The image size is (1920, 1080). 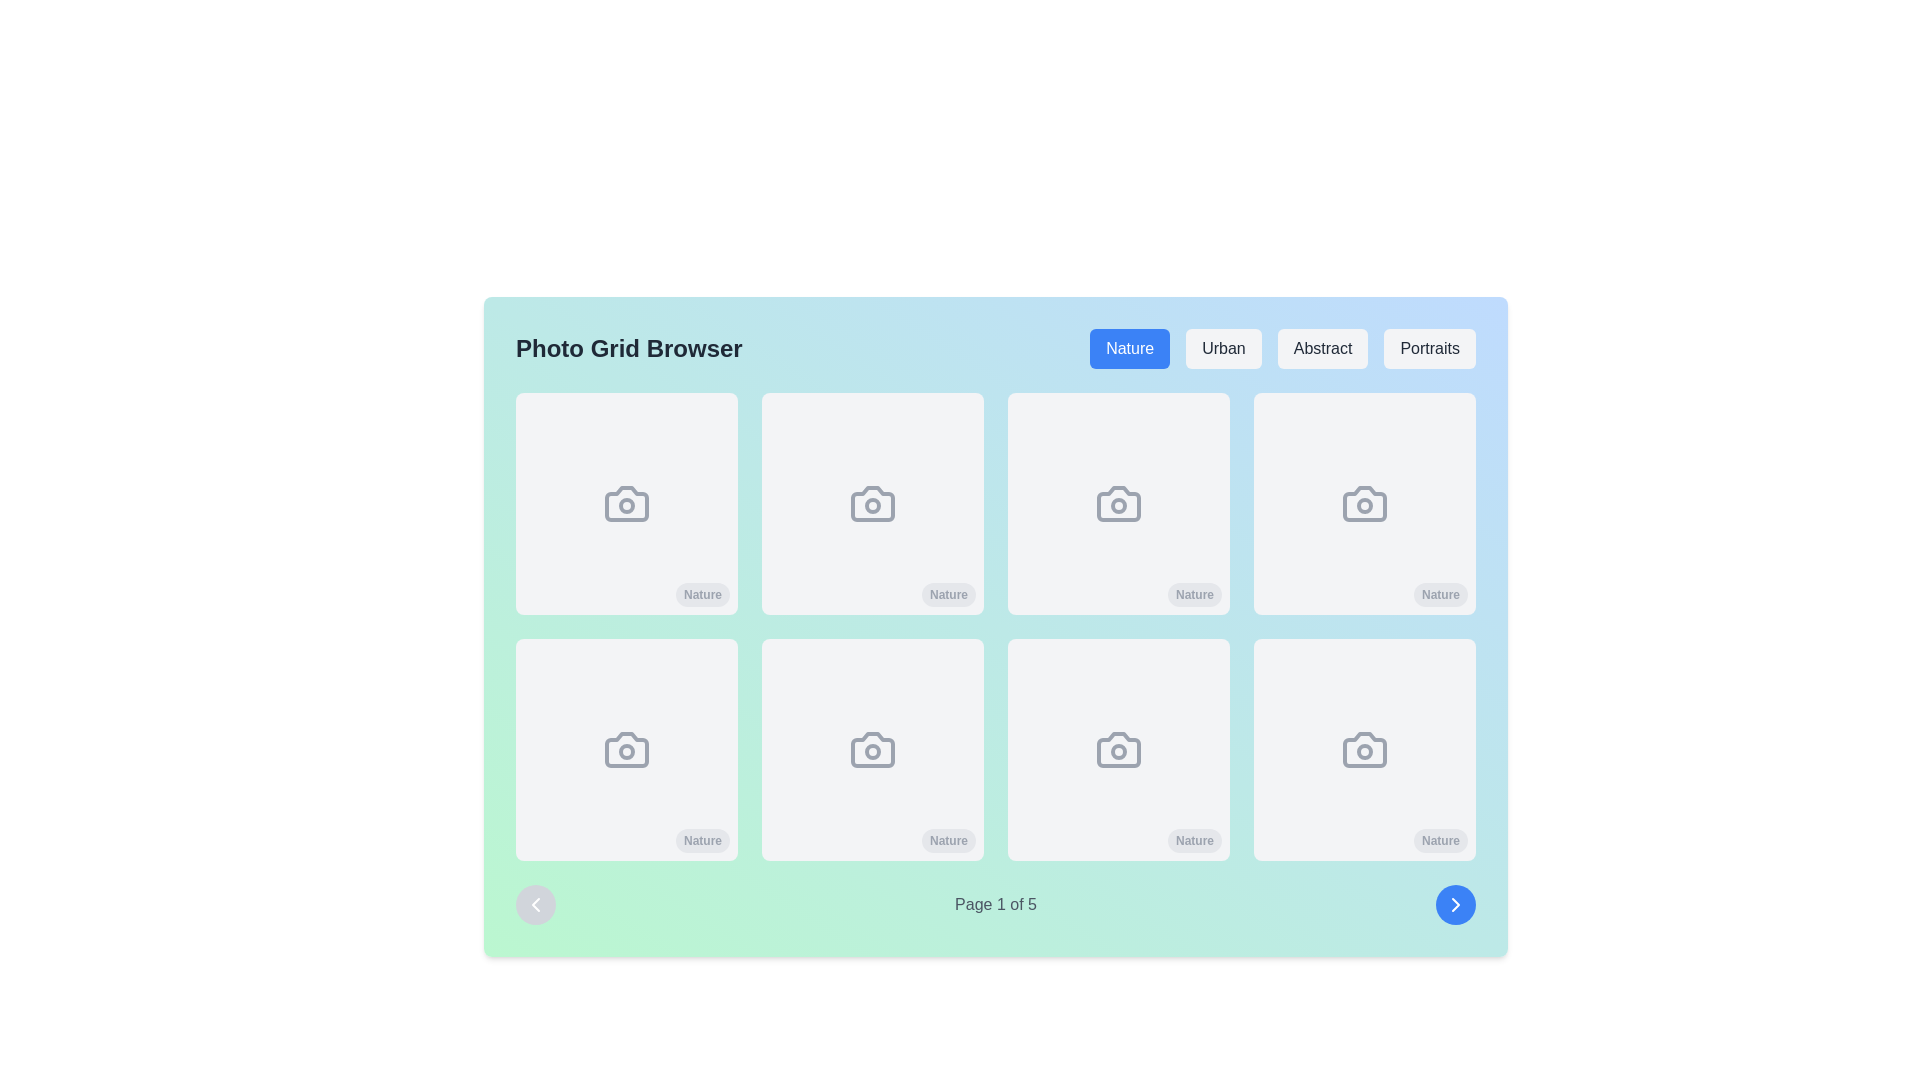 I want to click on the rightward-pointing chevron icon inside the circular blue button, so click(x=1455, y=905).